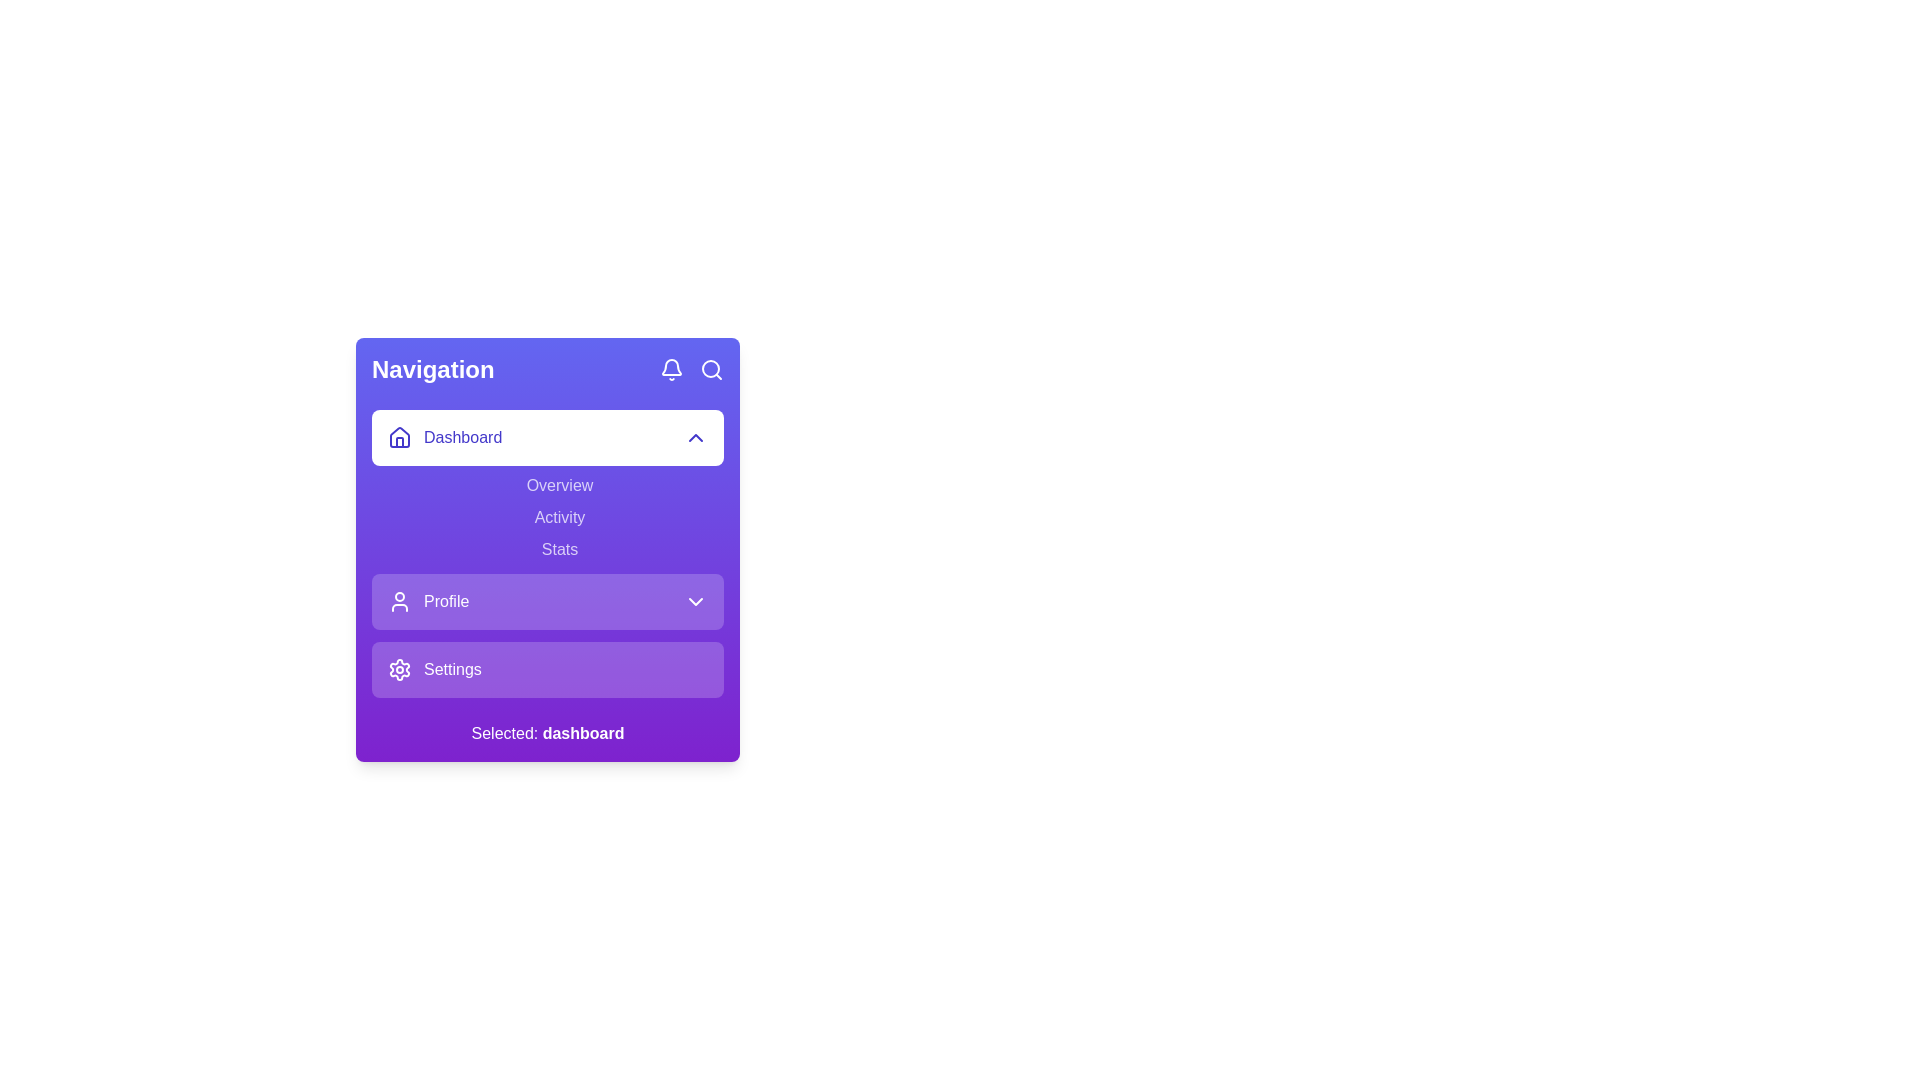 The image size is (1920, 1080). Describe the element at coordinates (696, 437) in the screenshot. I see `the Chevron-Up Icon located in the navigation bar next to the 'Dashboard' text` at that location.